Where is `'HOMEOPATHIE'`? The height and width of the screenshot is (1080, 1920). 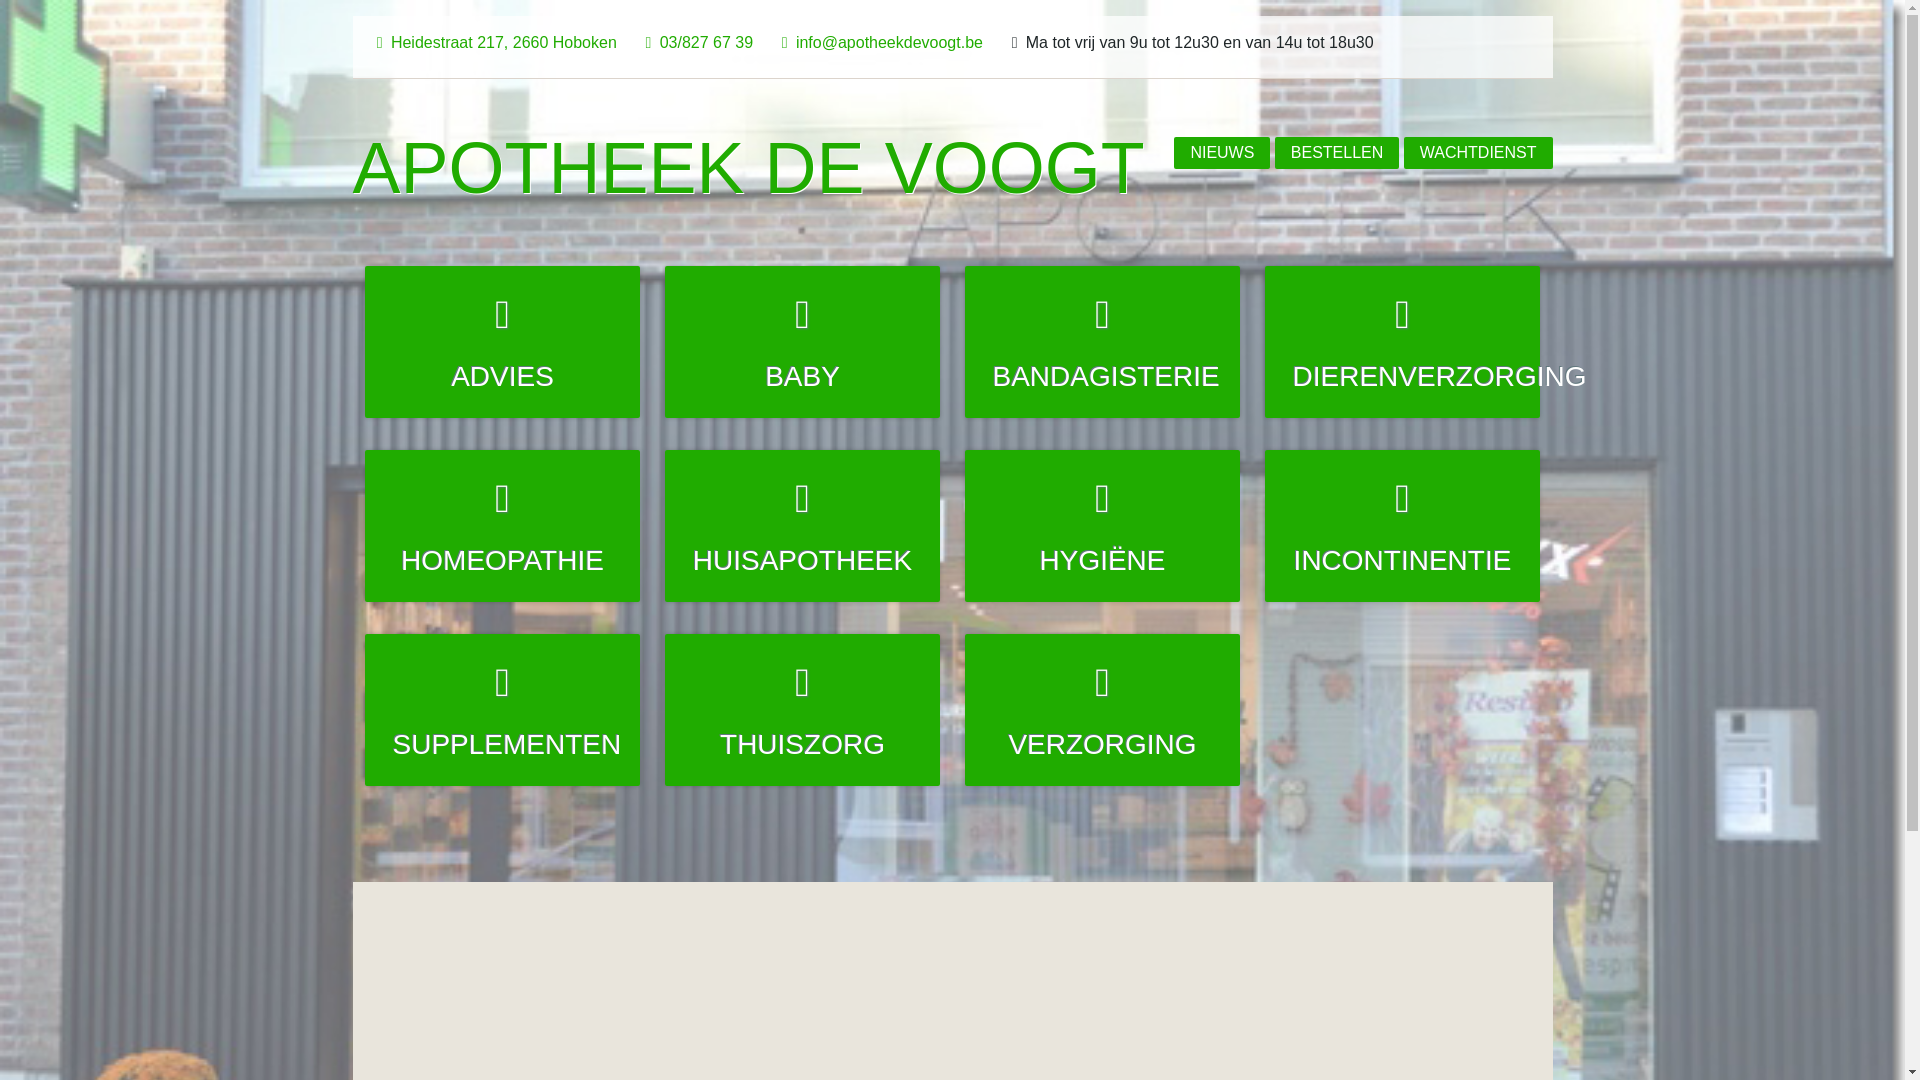 'HOMEOPATHIE' is located at coordinates (502, 524).